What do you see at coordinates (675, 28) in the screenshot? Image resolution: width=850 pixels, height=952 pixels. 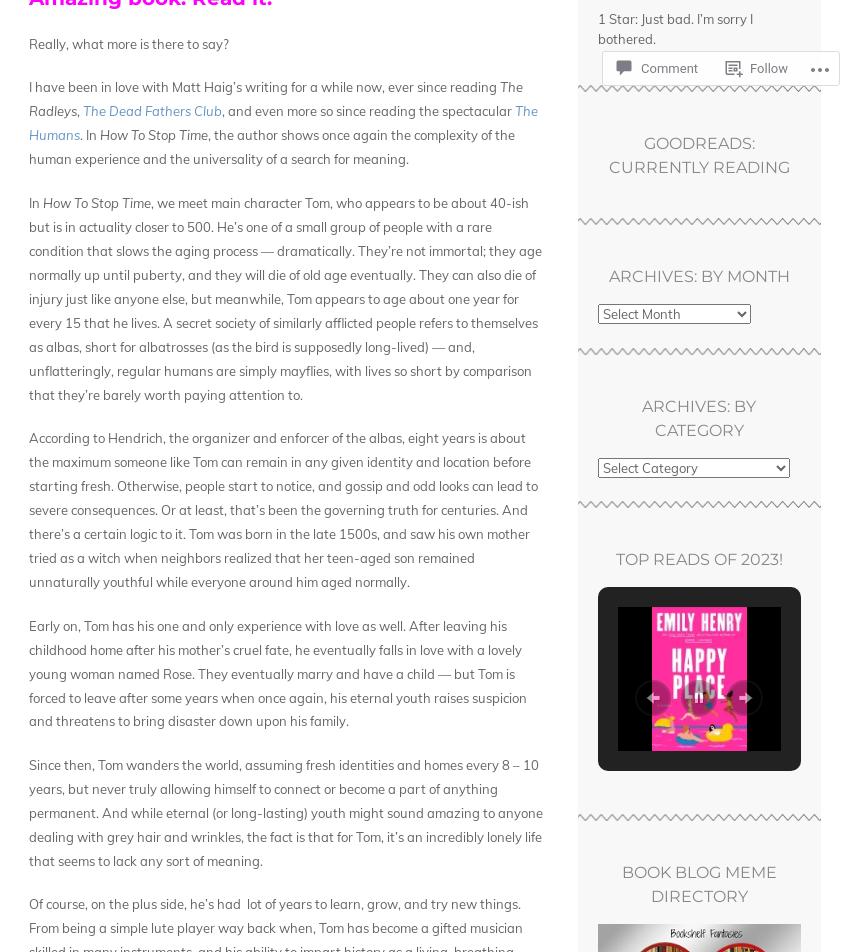 I see `'1 Star: Just bad. I’m sorry I bothered.'` at bounding box center [675, 28].